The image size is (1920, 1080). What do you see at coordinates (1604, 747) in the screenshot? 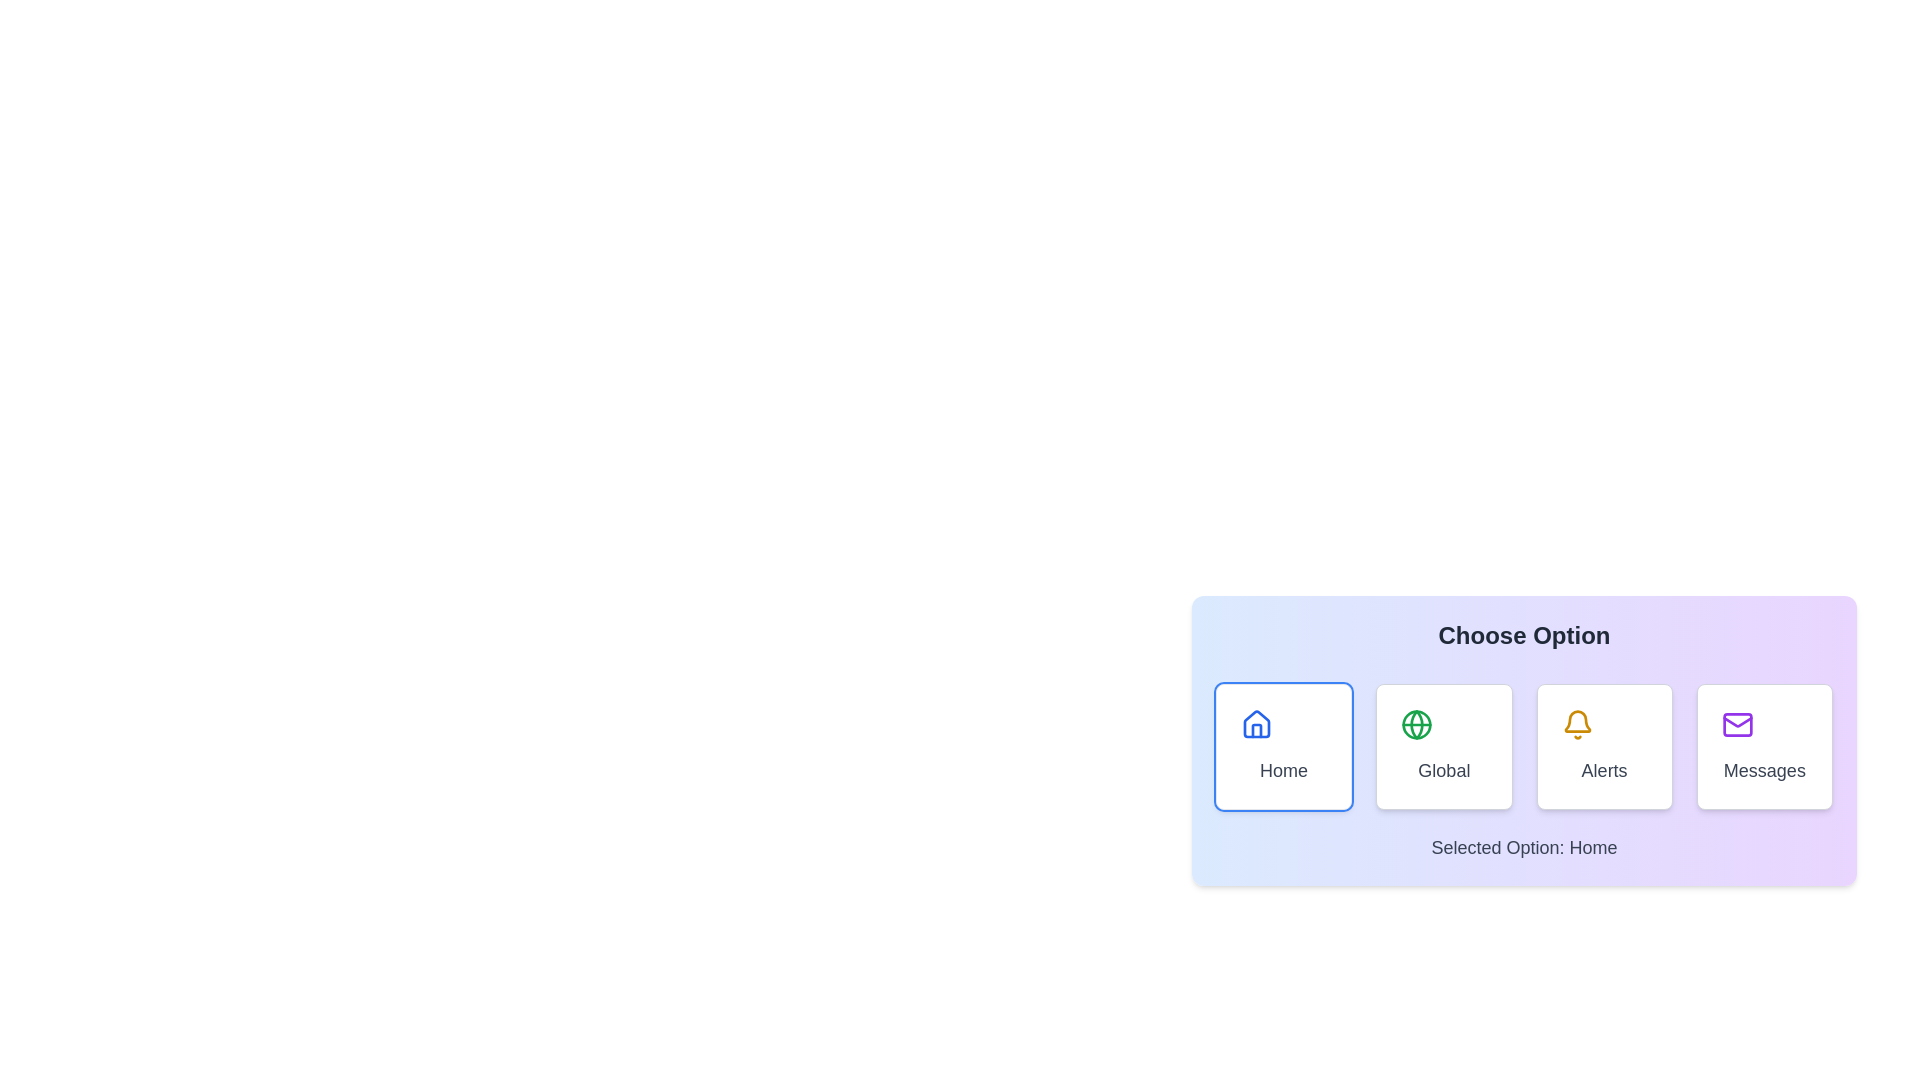
I see `the interactive menu option button related to alerts or notifications, positioned third in a horizontal grid of four cards` at bounding box center [1604, 747].